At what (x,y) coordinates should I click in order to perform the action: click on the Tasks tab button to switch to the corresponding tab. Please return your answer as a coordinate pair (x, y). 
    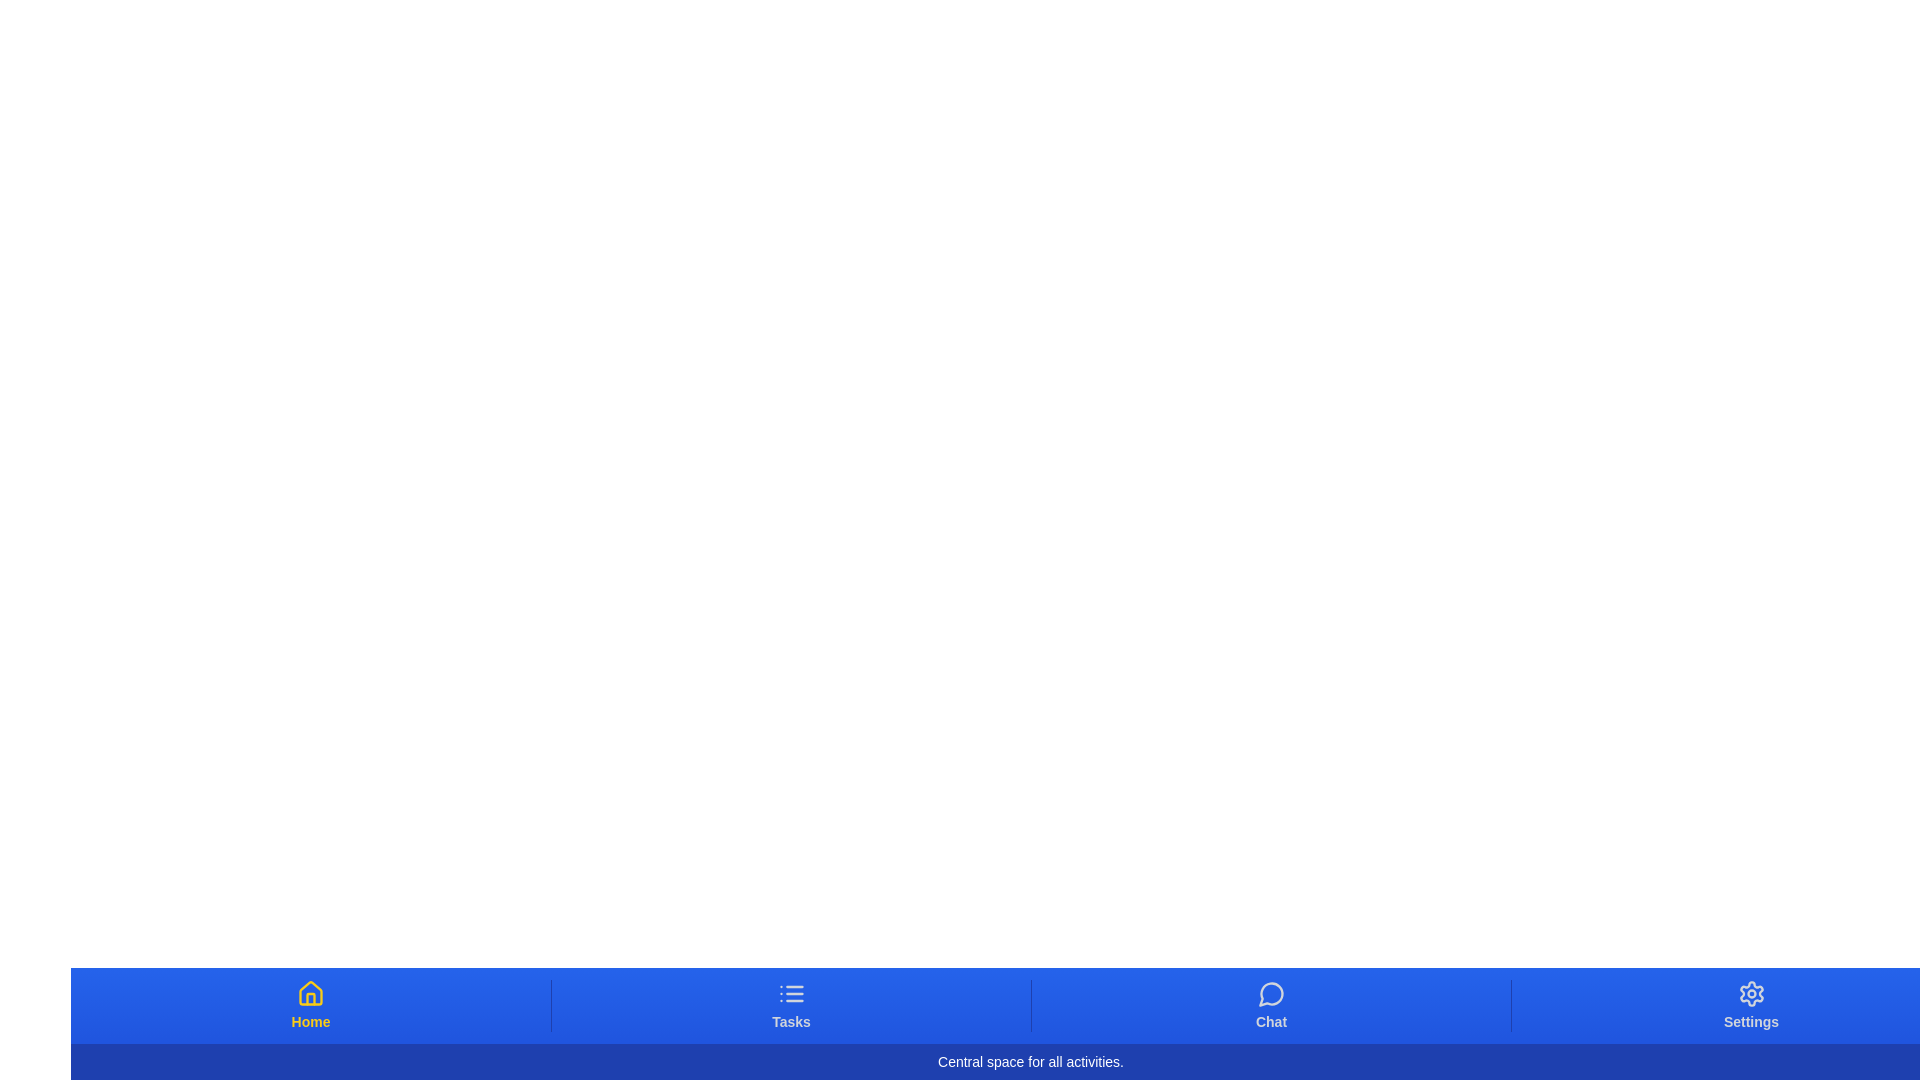
    Looking at the image, I should click on (790, 1006).